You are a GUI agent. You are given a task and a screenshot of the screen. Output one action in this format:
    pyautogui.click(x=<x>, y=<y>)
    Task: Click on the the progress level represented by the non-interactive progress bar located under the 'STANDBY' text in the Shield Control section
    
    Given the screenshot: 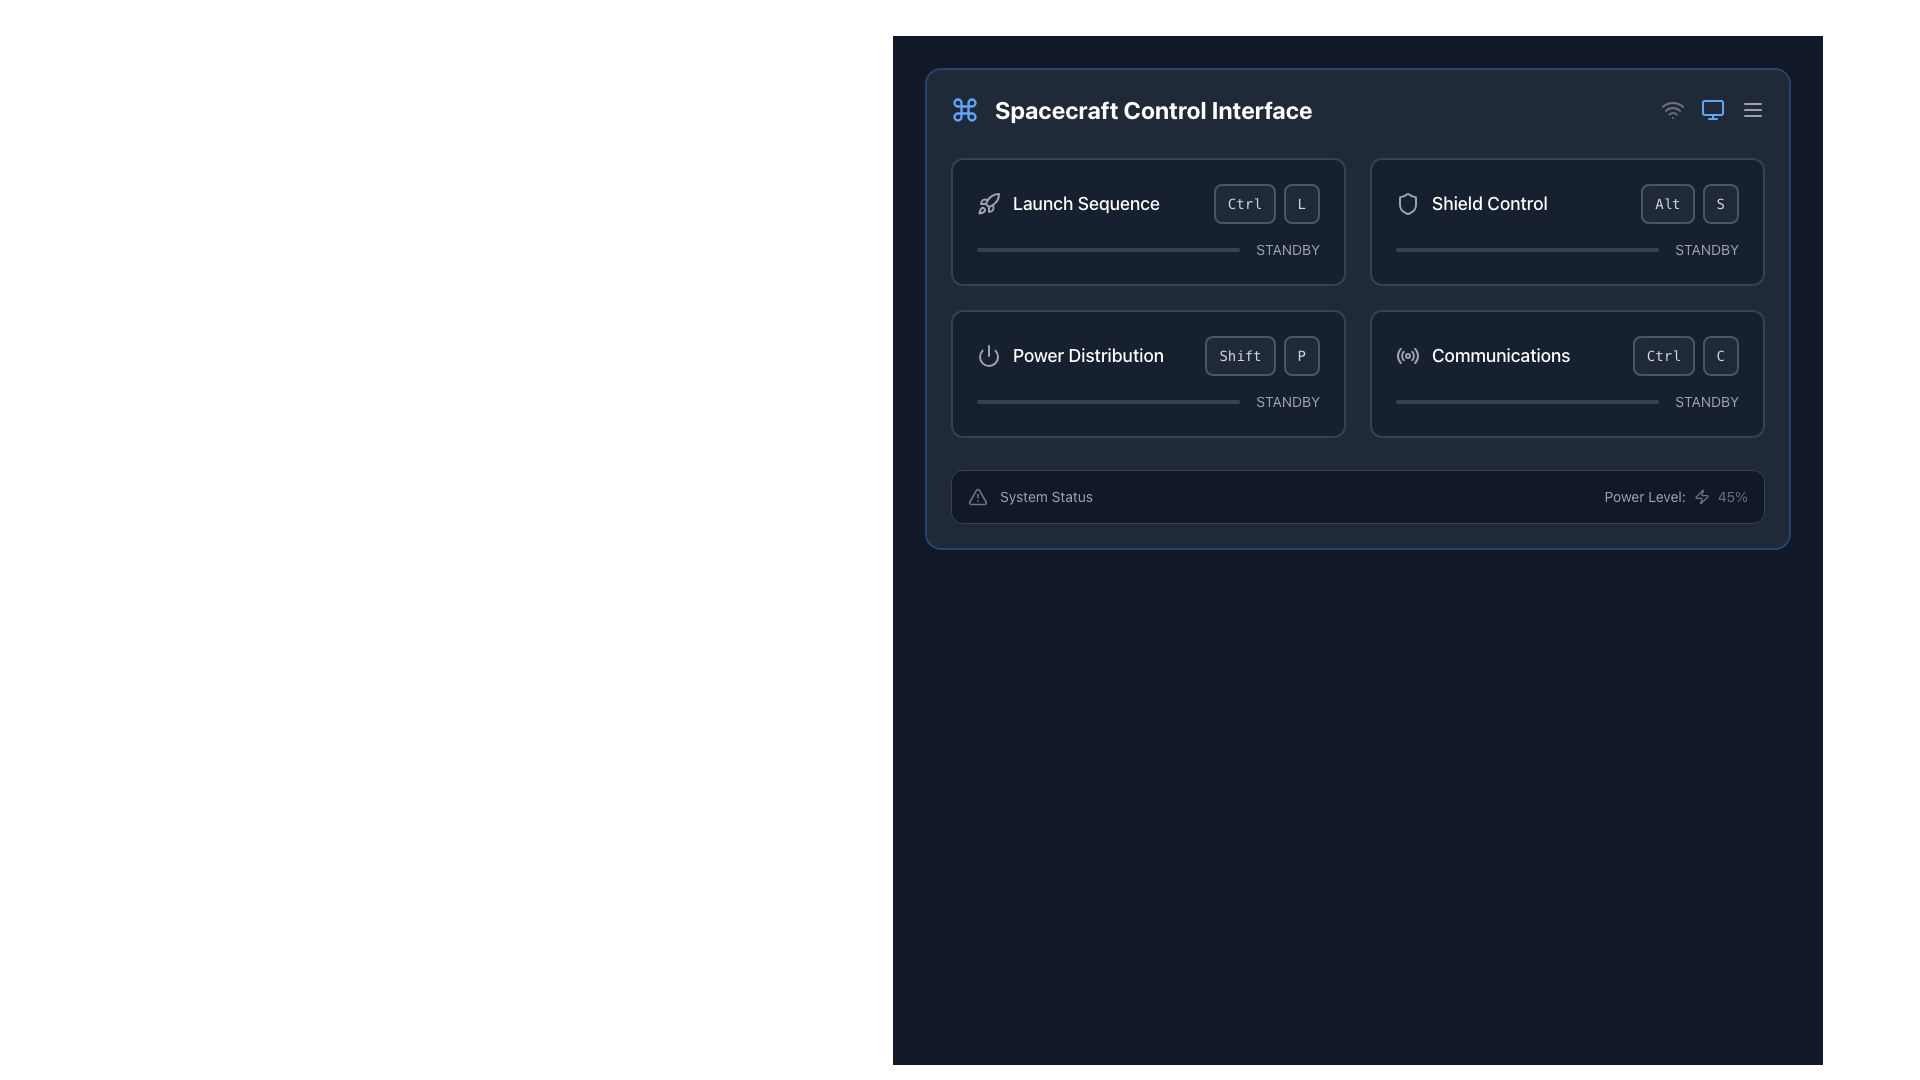 What is the action you would take?
    pyautogui.click(x=1526, y=249)
    